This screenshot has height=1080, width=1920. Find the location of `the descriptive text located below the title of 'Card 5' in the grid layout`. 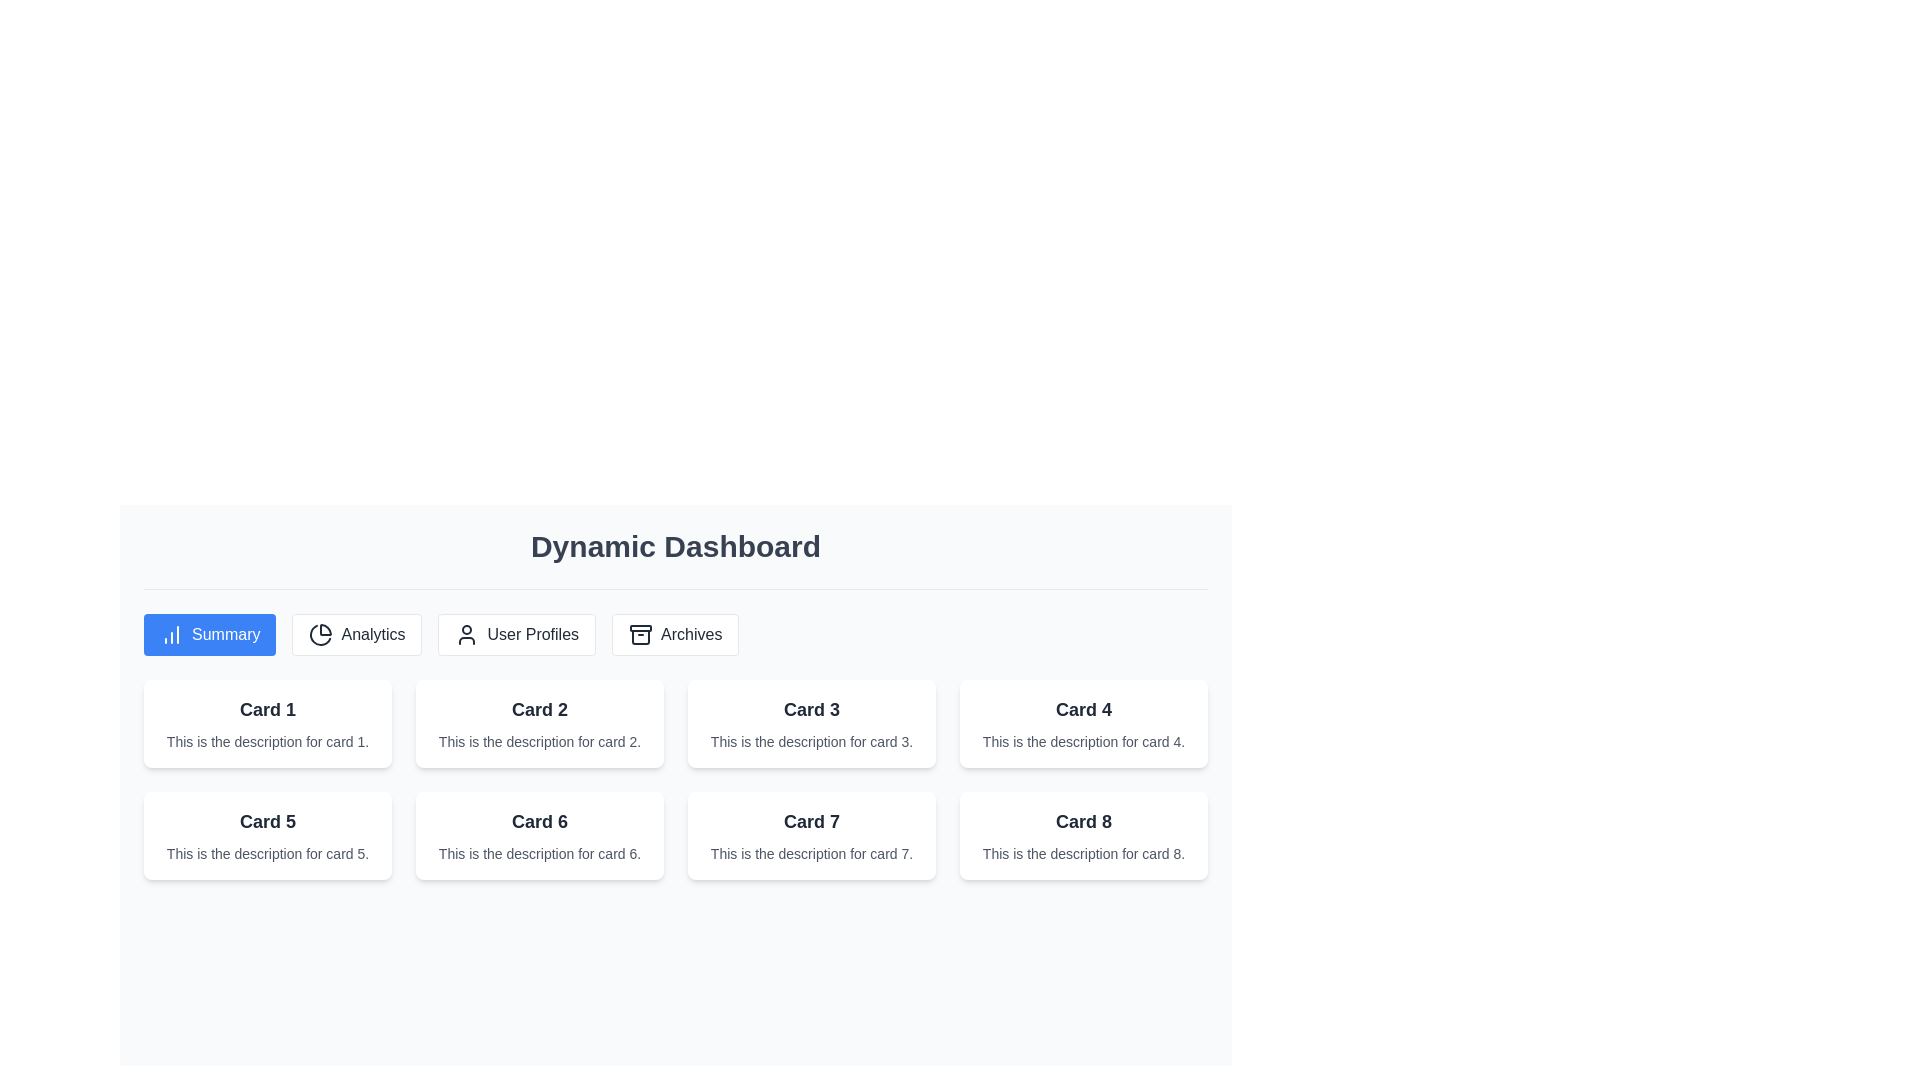

the descriptive text located below the title of 'Card 5' in the grid layout is located at coordinates (267, 853).